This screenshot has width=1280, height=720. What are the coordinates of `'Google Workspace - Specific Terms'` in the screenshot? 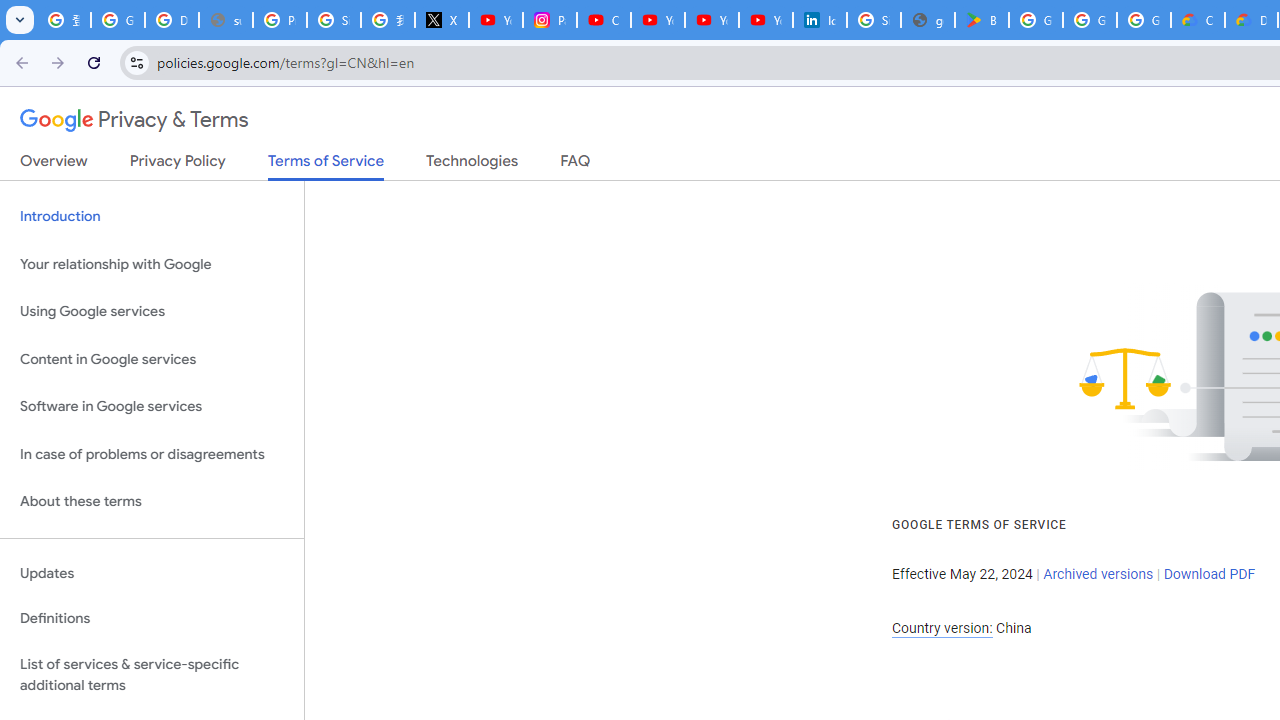 It's located at (1144, 20).